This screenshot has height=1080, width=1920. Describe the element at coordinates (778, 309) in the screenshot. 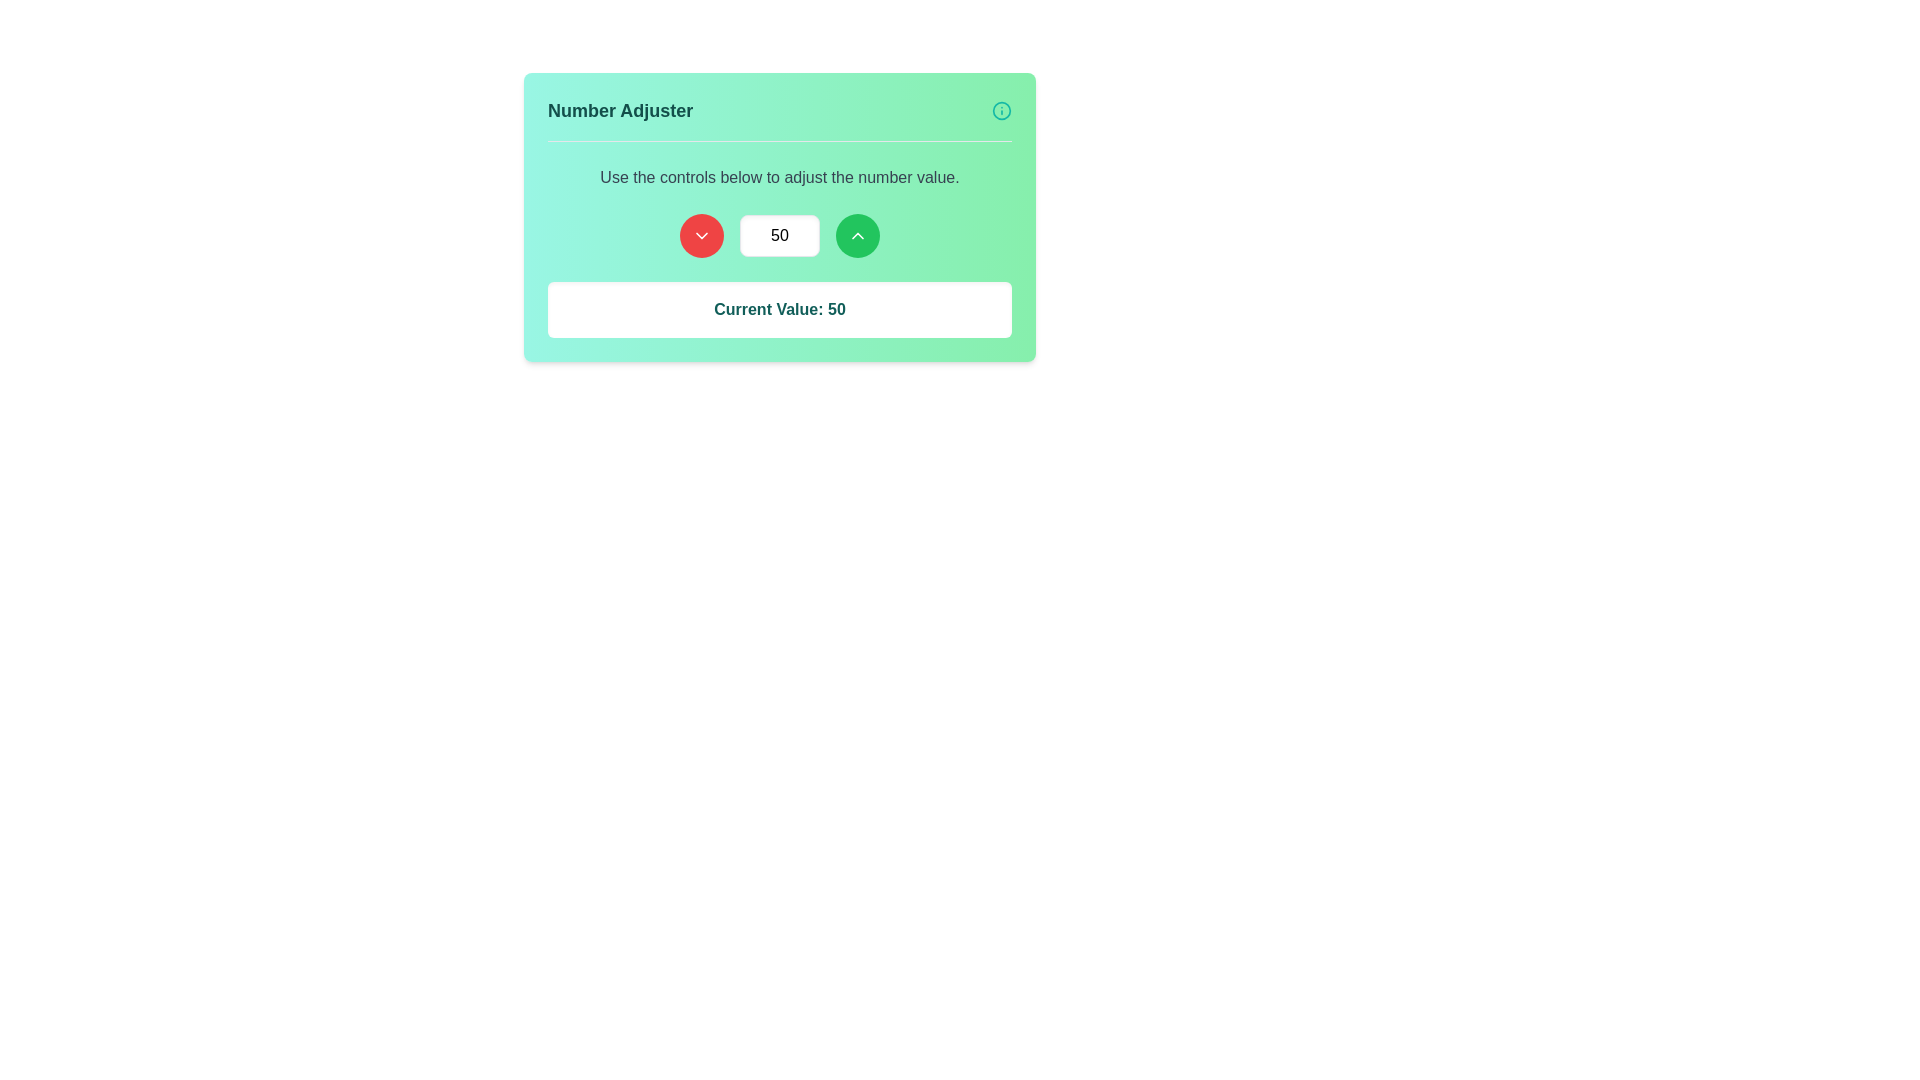

I see `the text label displaying 'Current Value: 50' in a bold teal font, which is located within a small white panel at the bottom of the green card` at that location.